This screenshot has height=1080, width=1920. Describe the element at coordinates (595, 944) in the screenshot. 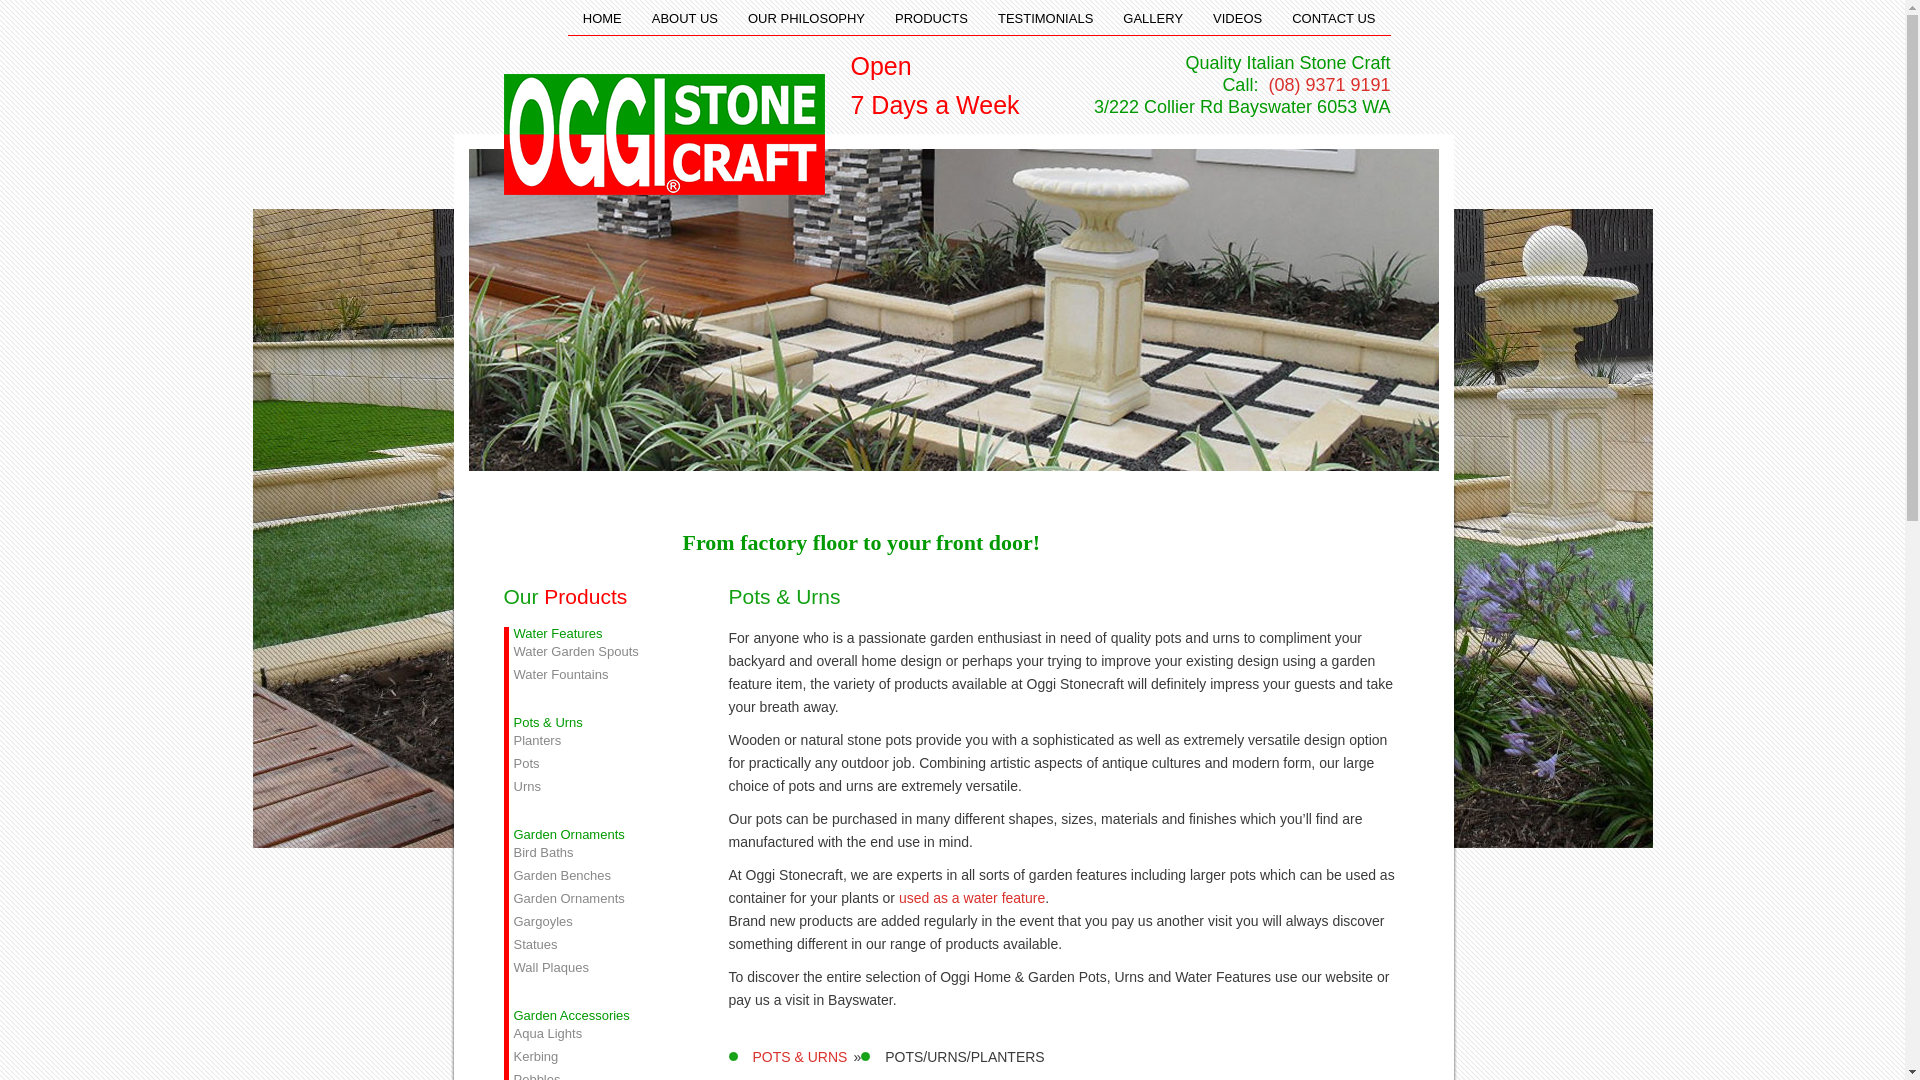

I see `'Statues'` at that location.